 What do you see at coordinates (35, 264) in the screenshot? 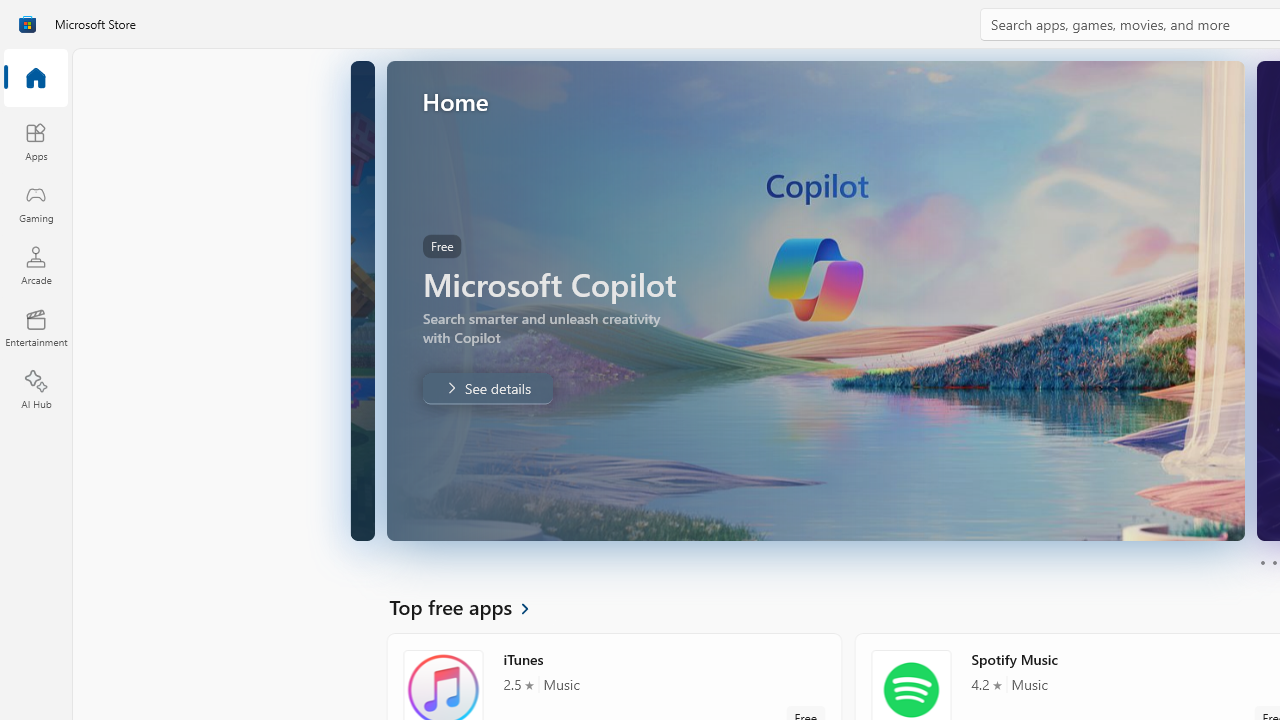
I see `'Arcade'` at bounding box center [35, 264].